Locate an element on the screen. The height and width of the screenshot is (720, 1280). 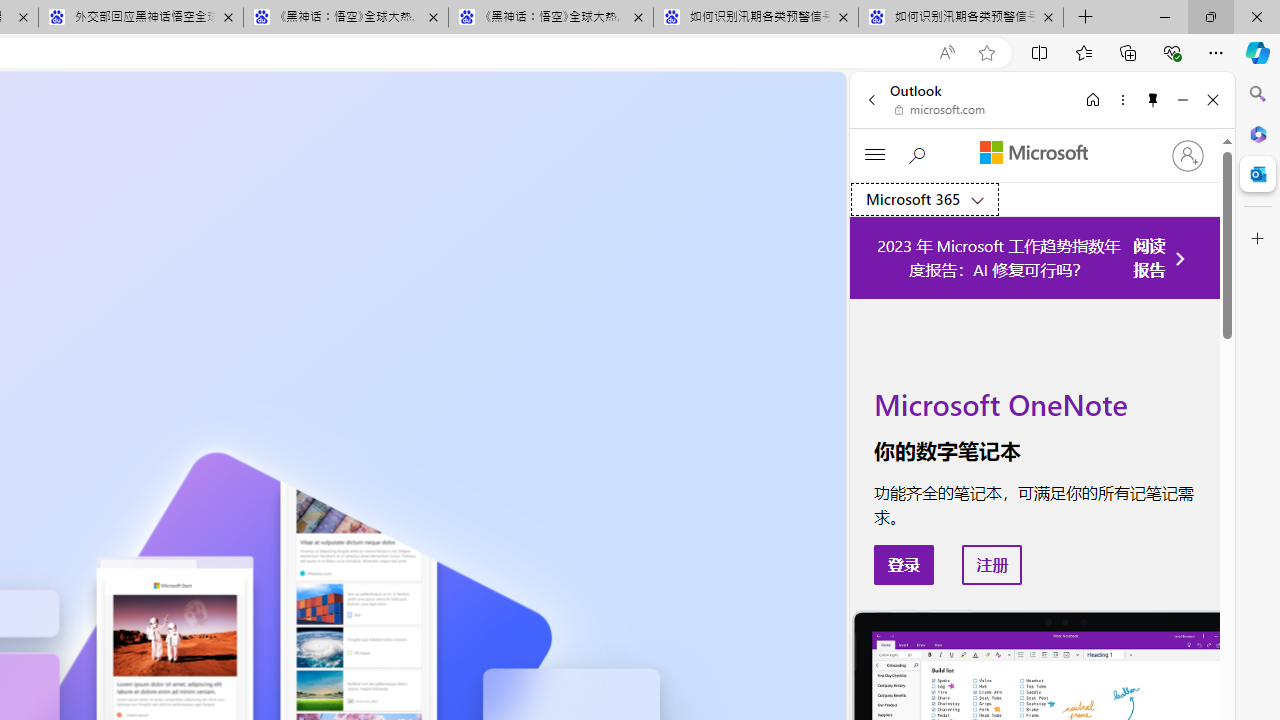
'microsoft.com' is located at coordinates (939, 110).